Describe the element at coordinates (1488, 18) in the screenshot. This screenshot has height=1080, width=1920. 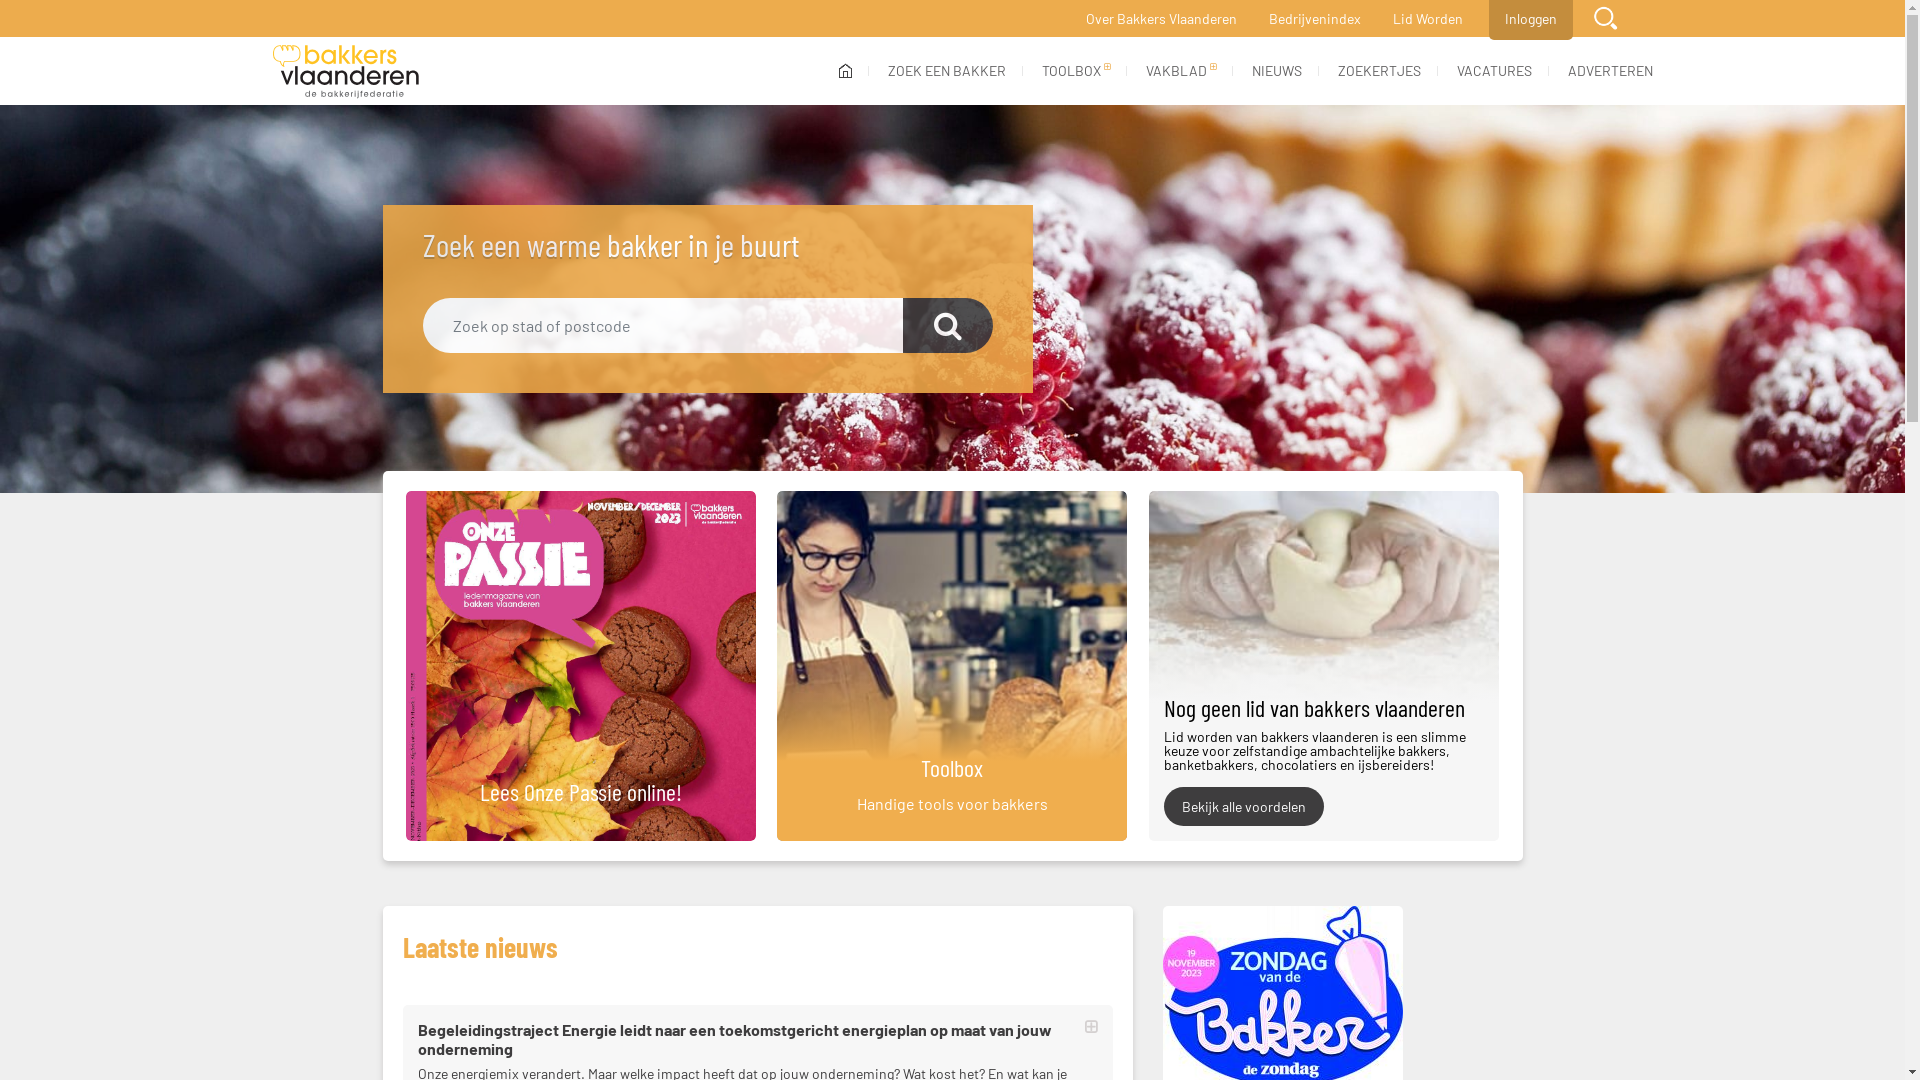
I see `'Inloggen'` at that location.